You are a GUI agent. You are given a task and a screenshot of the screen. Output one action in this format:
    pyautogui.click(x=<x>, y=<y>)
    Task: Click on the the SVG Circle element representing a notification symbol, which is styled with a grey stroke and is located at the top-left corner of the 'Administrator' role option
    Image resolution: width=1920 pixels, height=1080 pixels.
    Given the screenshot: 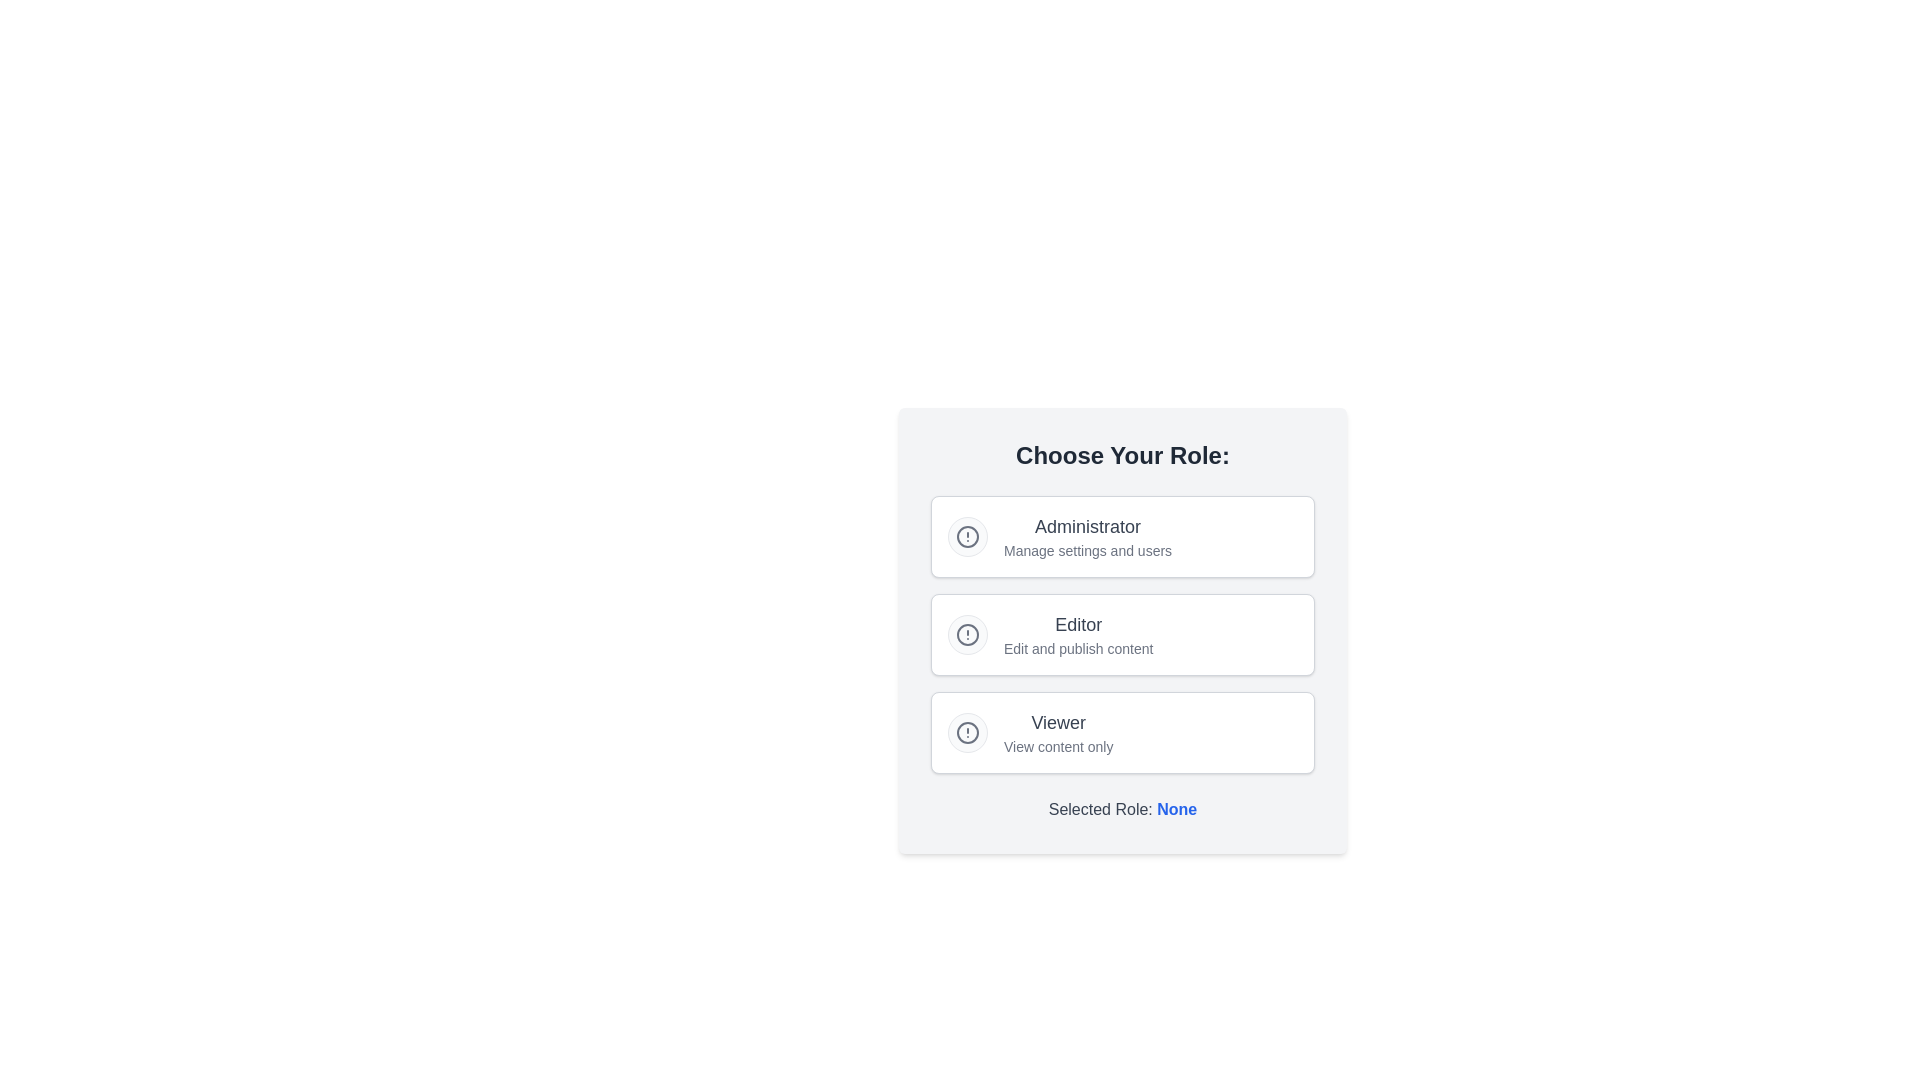 What is the action you would take?
    pyautogui.click(x=968, y=535)
    